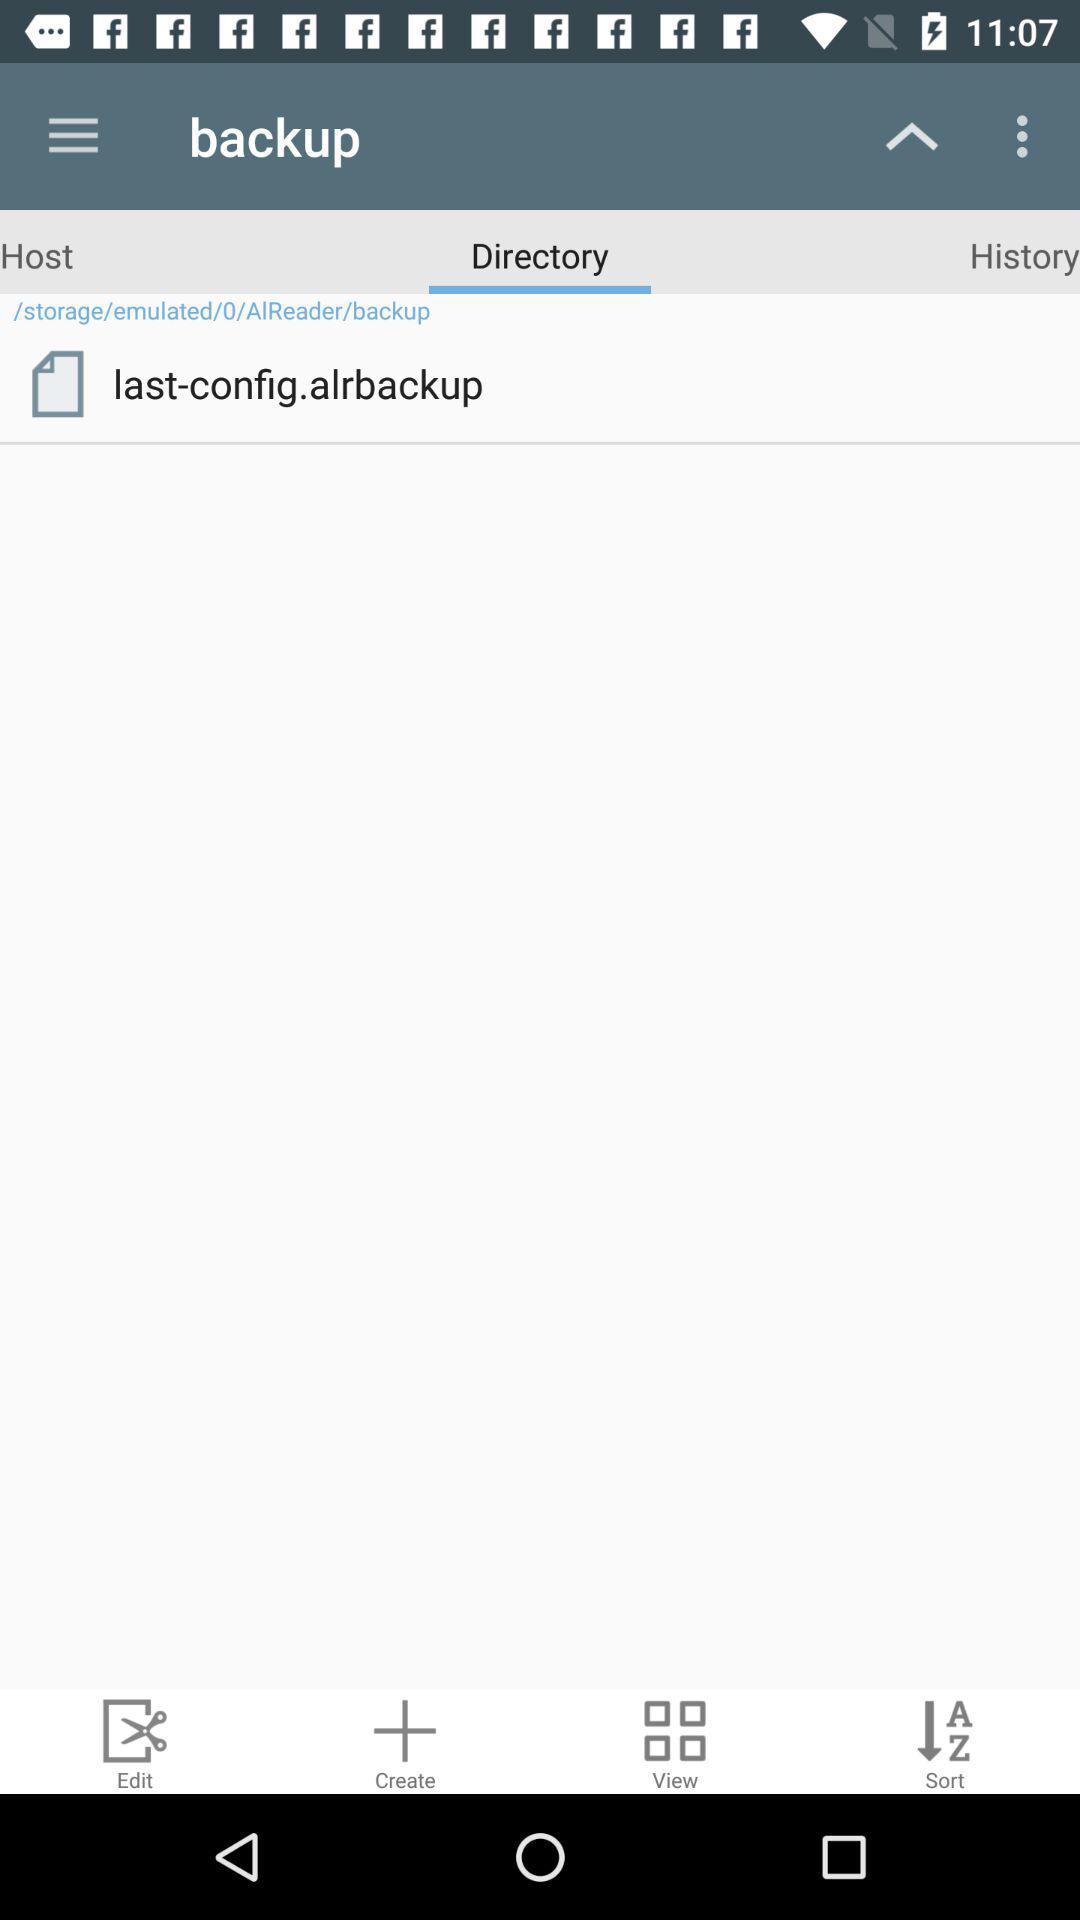  I want to click on create, so click(405, 1740).